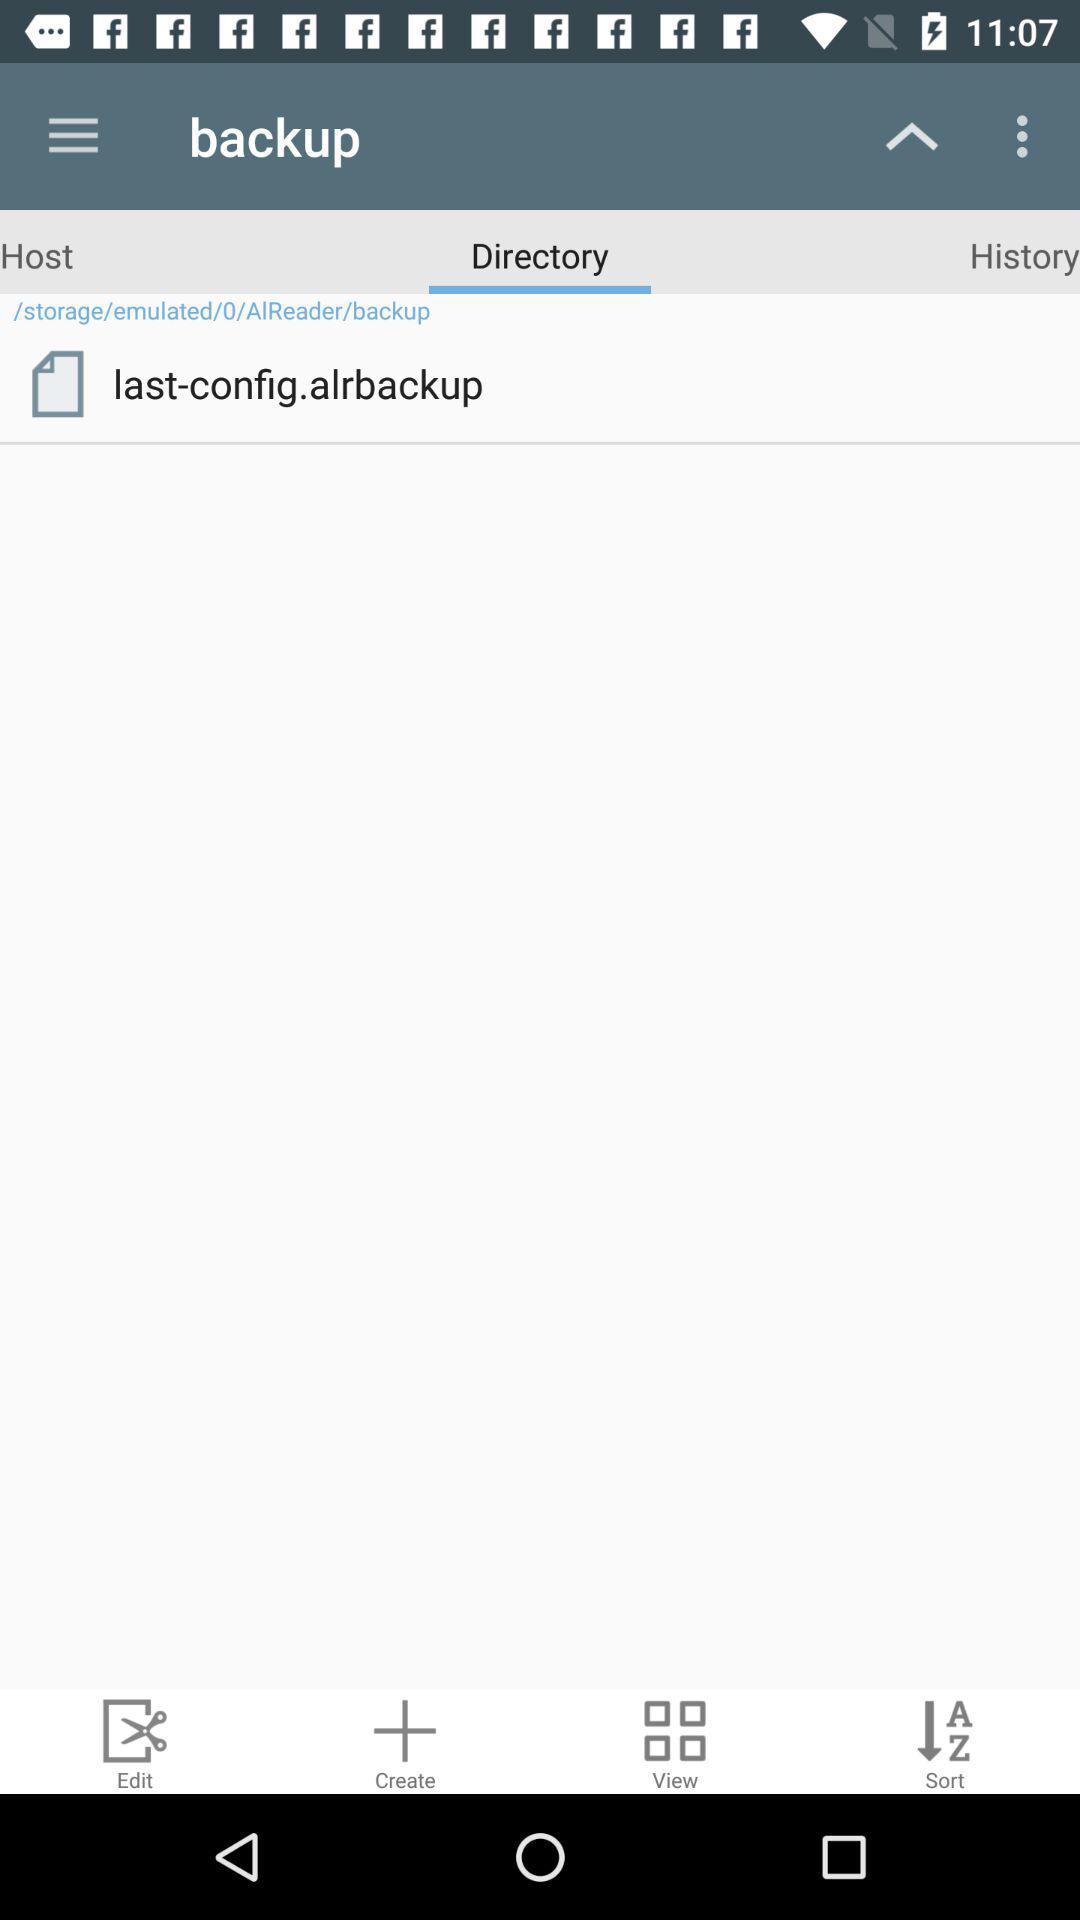  I want to click on create, so click(405, 1740).